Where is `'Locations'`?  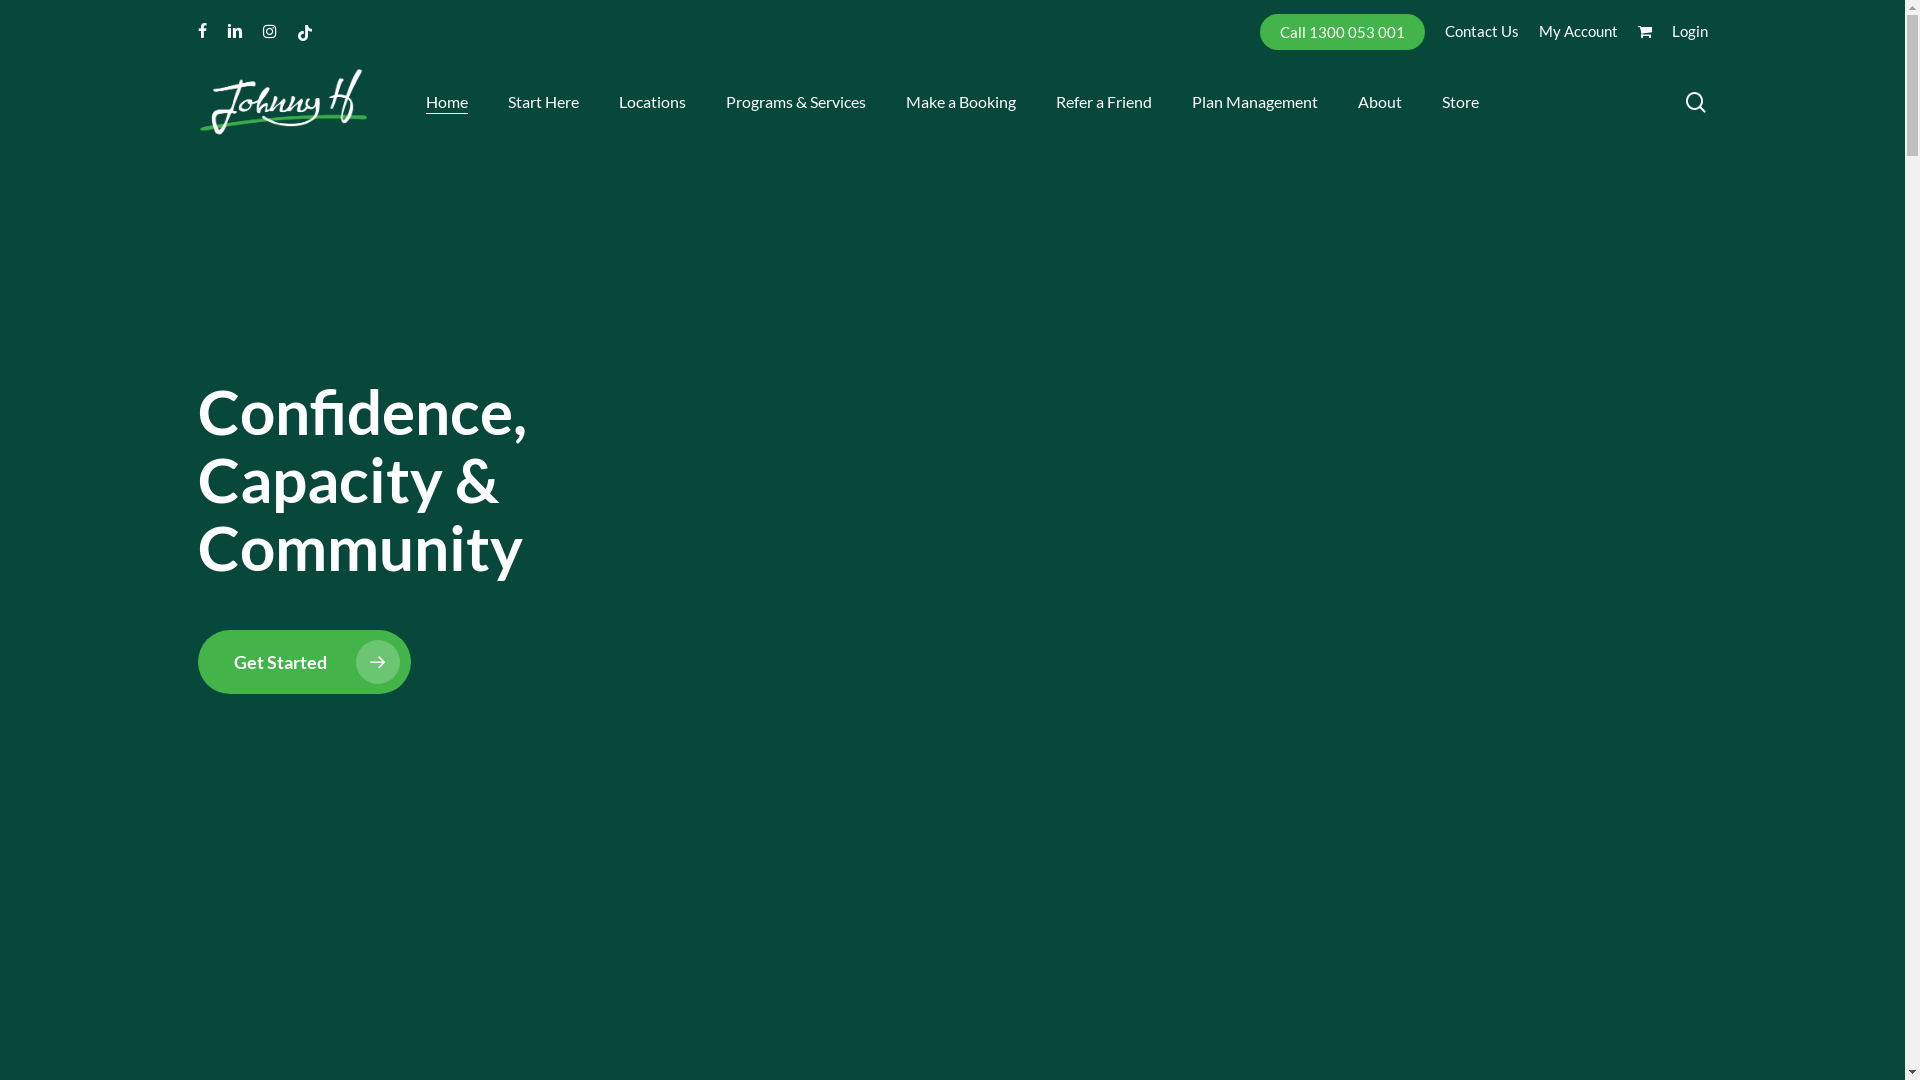
'Locations' is located at coordinates (618, 101).